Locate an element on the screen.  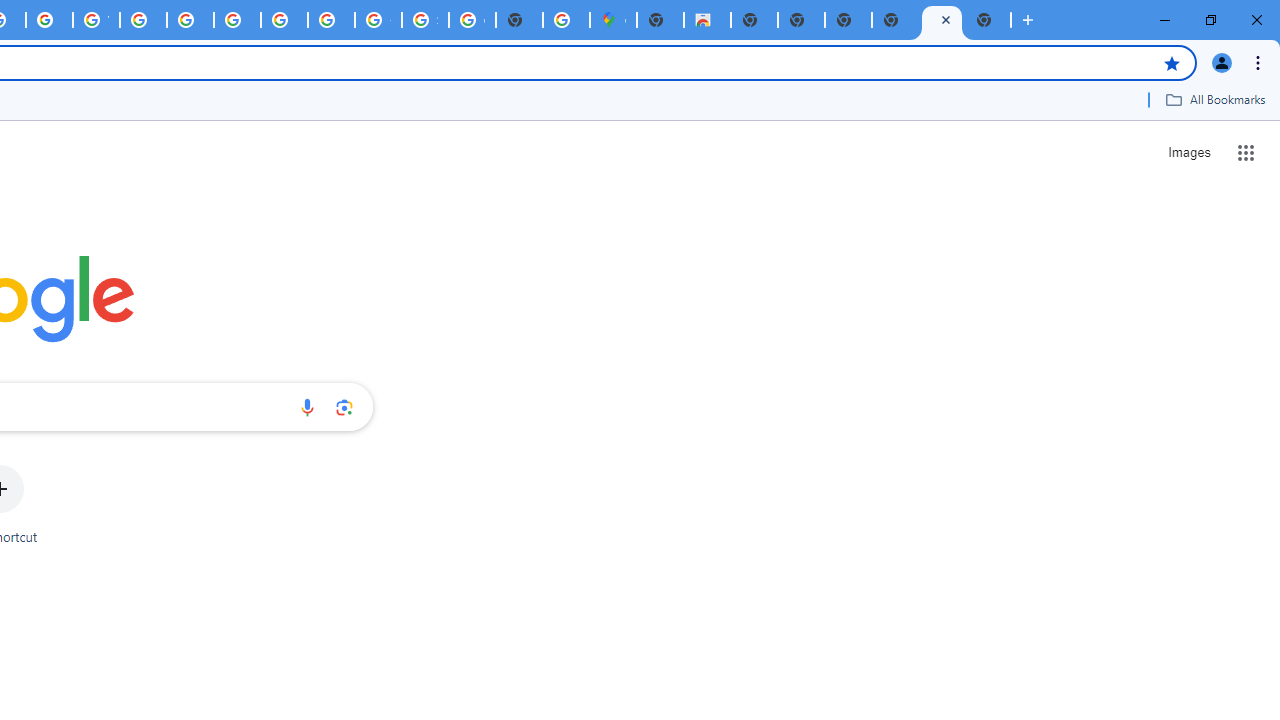
'Sign in - Google Accounts' is located at coordinates (424, 20).